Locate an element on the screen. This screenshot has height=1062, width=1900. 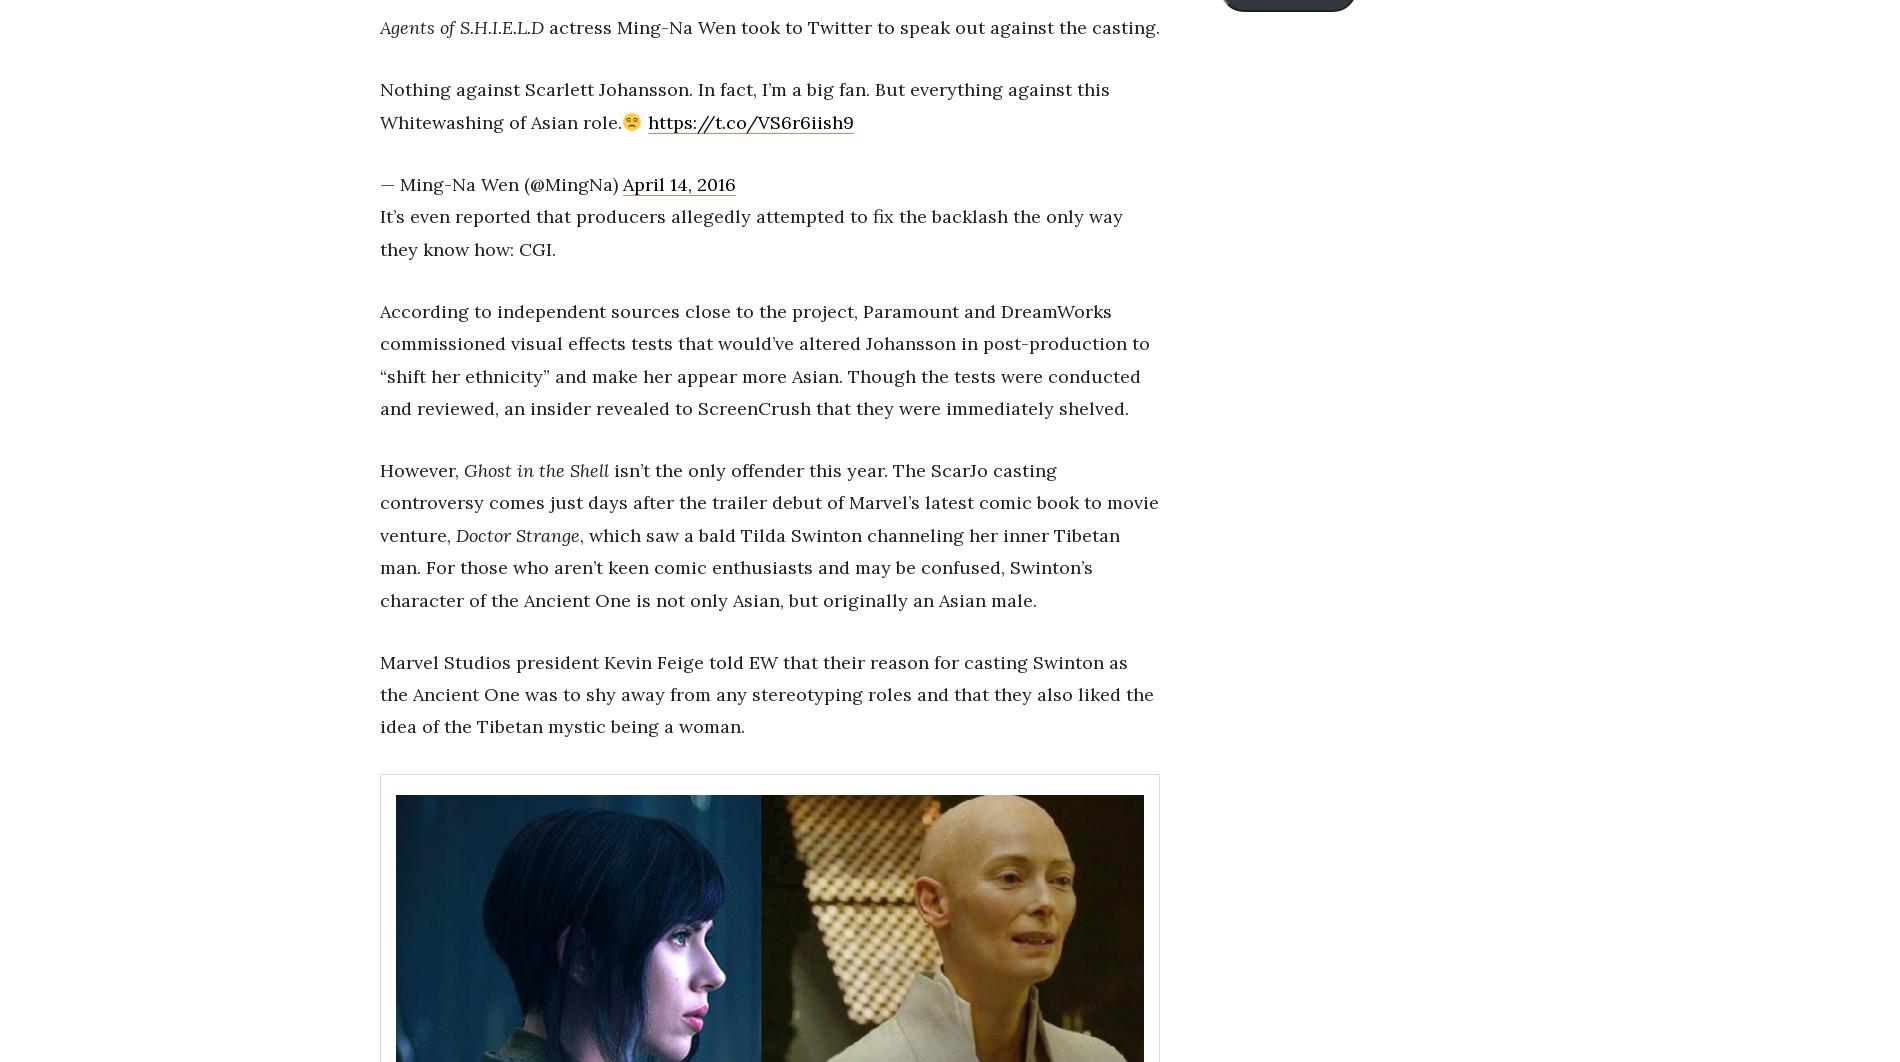
'isn’t the only offender this year. The ScarJo casting controversy comes just days after the trailer debut of Marvel’s latest comic book to movie venture,' is located at coordinates (768, 501).